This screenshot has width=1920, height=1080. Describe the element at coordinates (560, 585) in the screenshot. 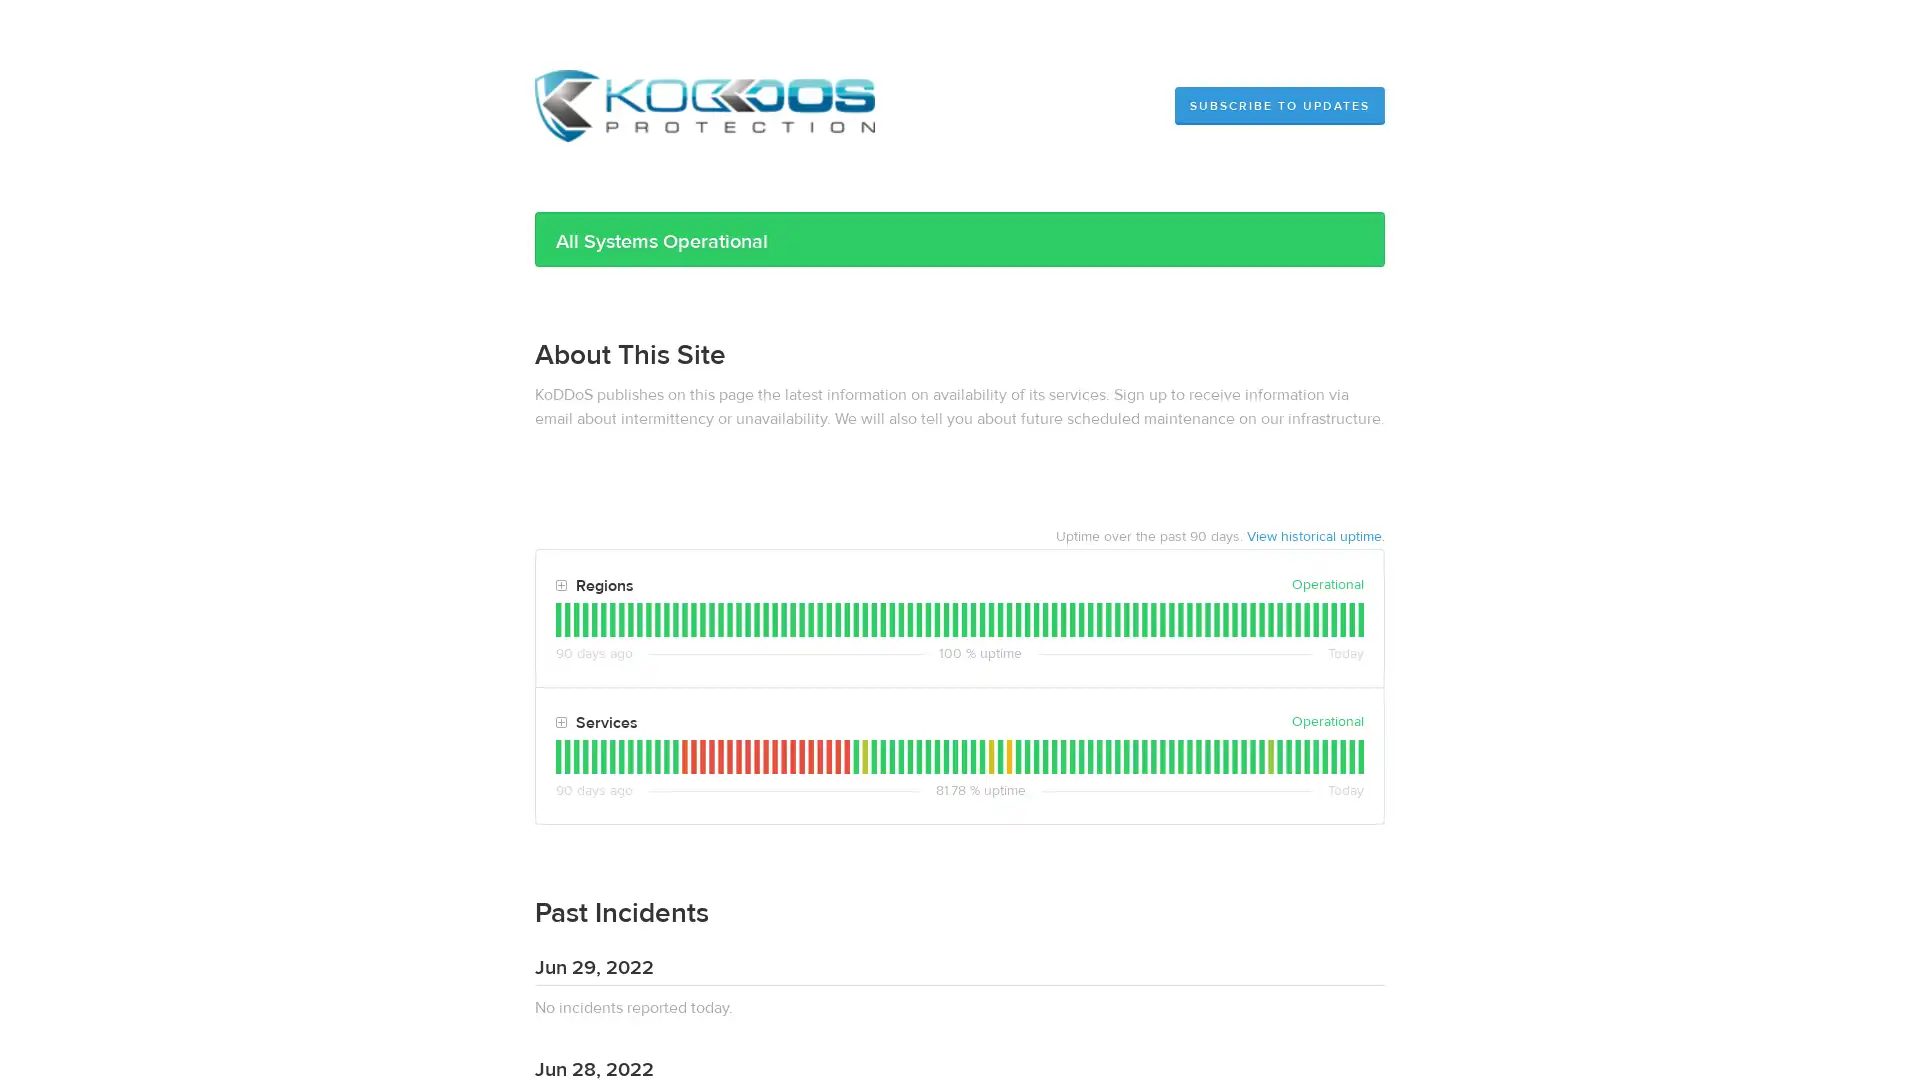

I see `Toggle Regions` at that location.